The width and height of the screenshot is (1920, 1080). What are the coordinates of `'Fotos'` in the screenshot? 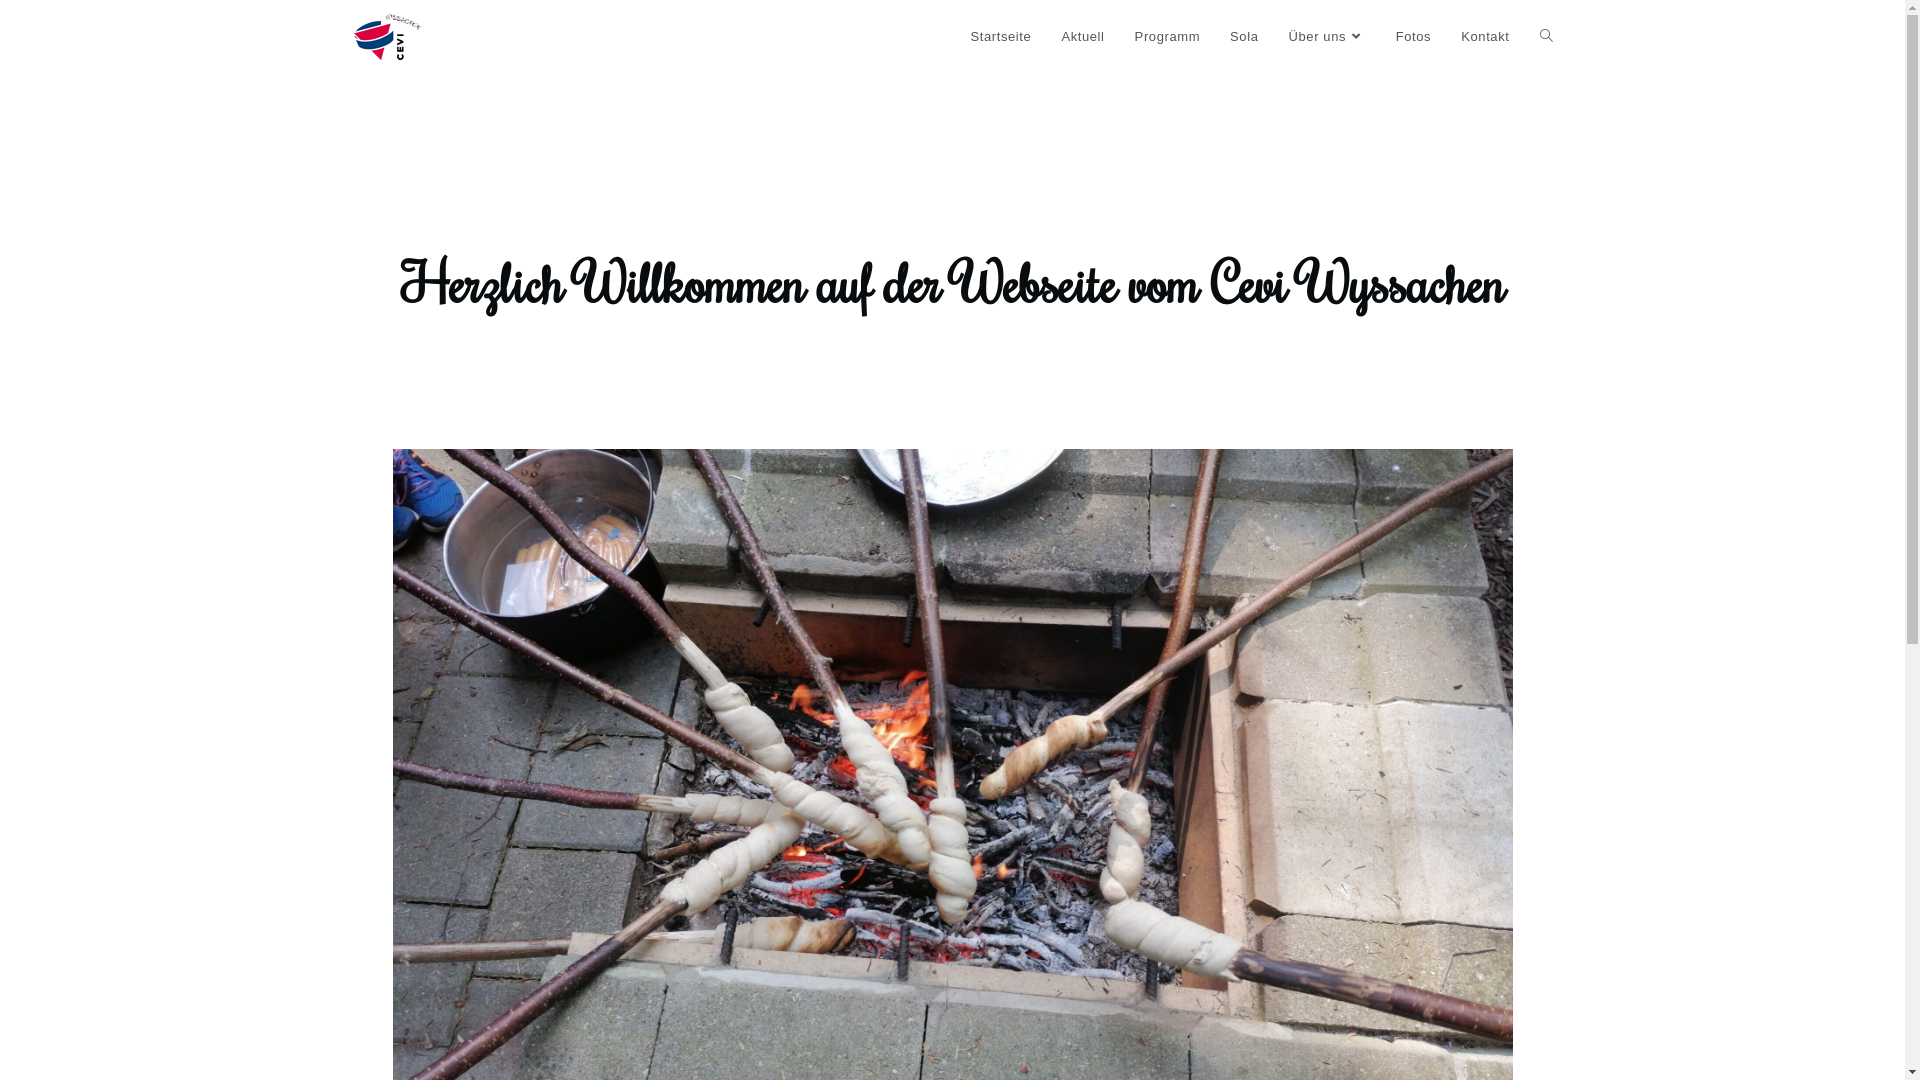 It's located at (1413, 37).